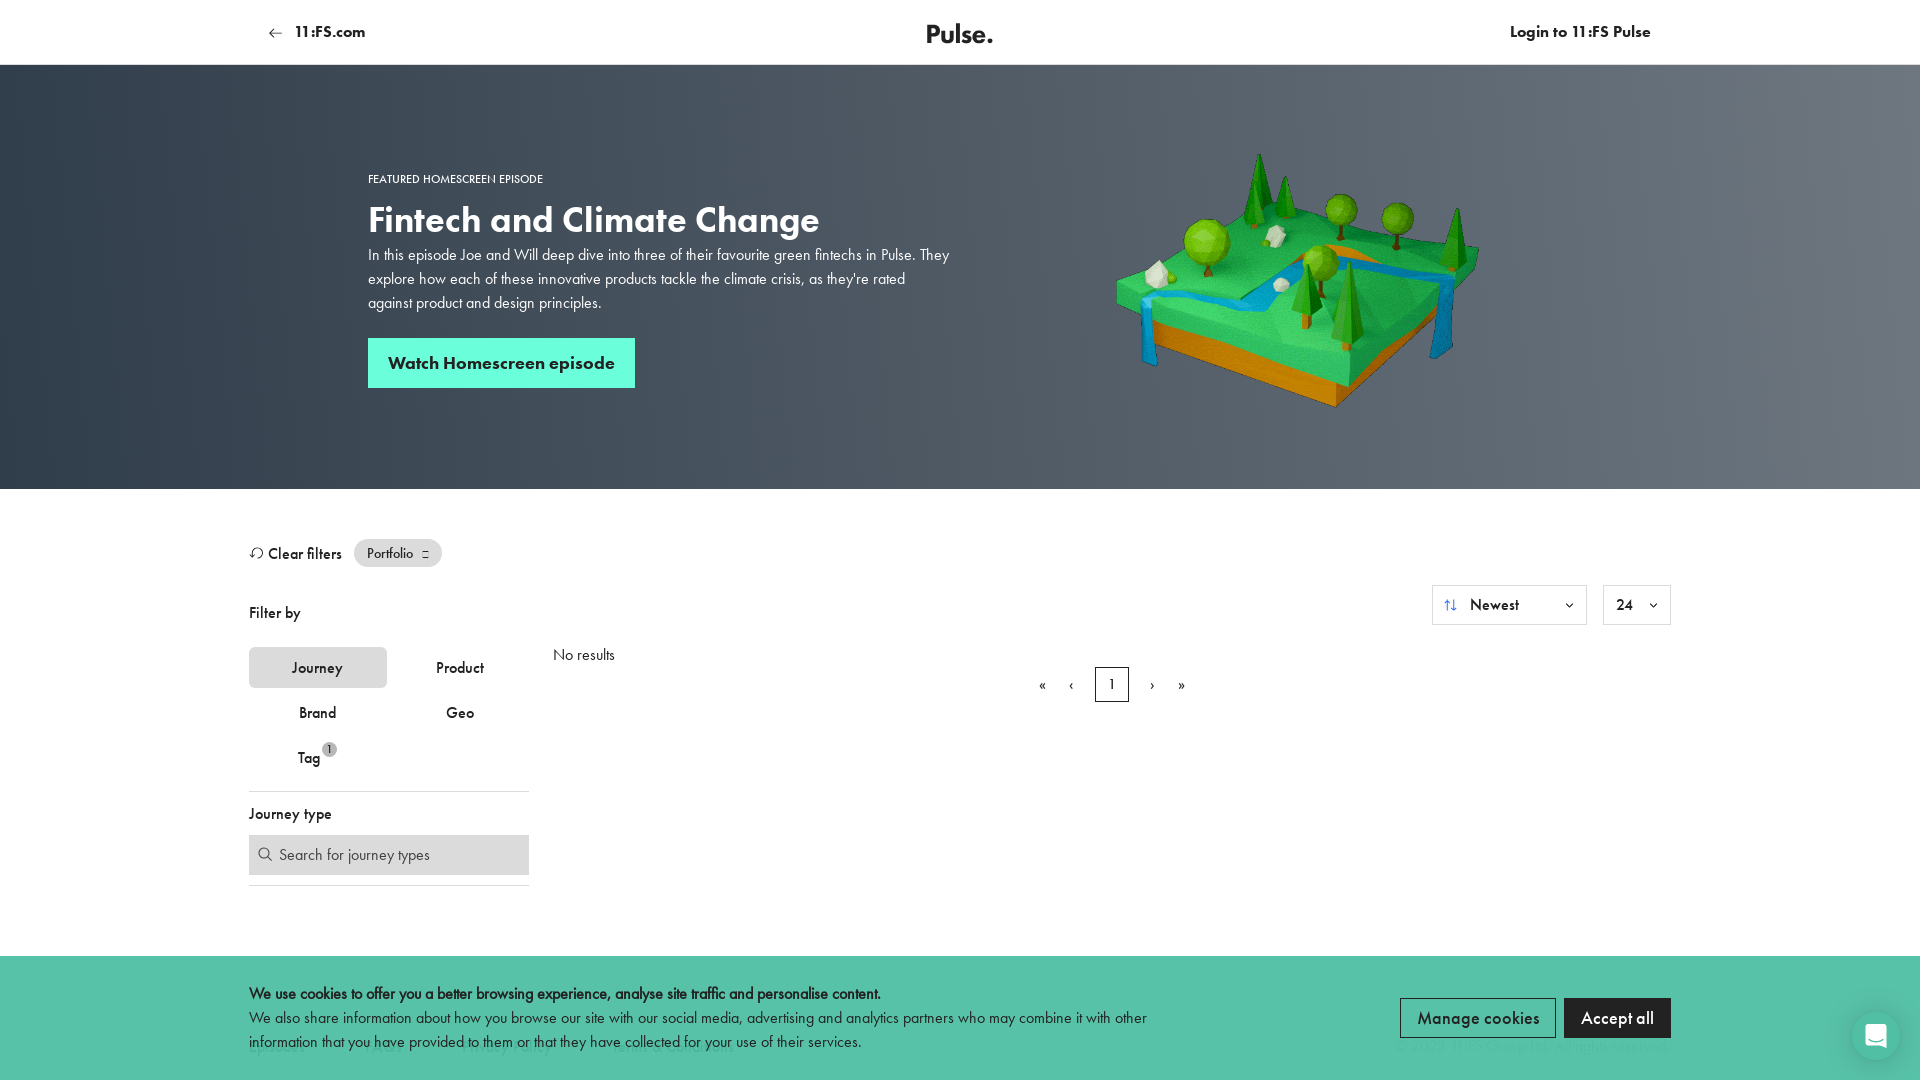 The image size is (1920, 1080). Describe the element at coordinates (248, 757) in the screenshot. I see `'Tag` at that location.